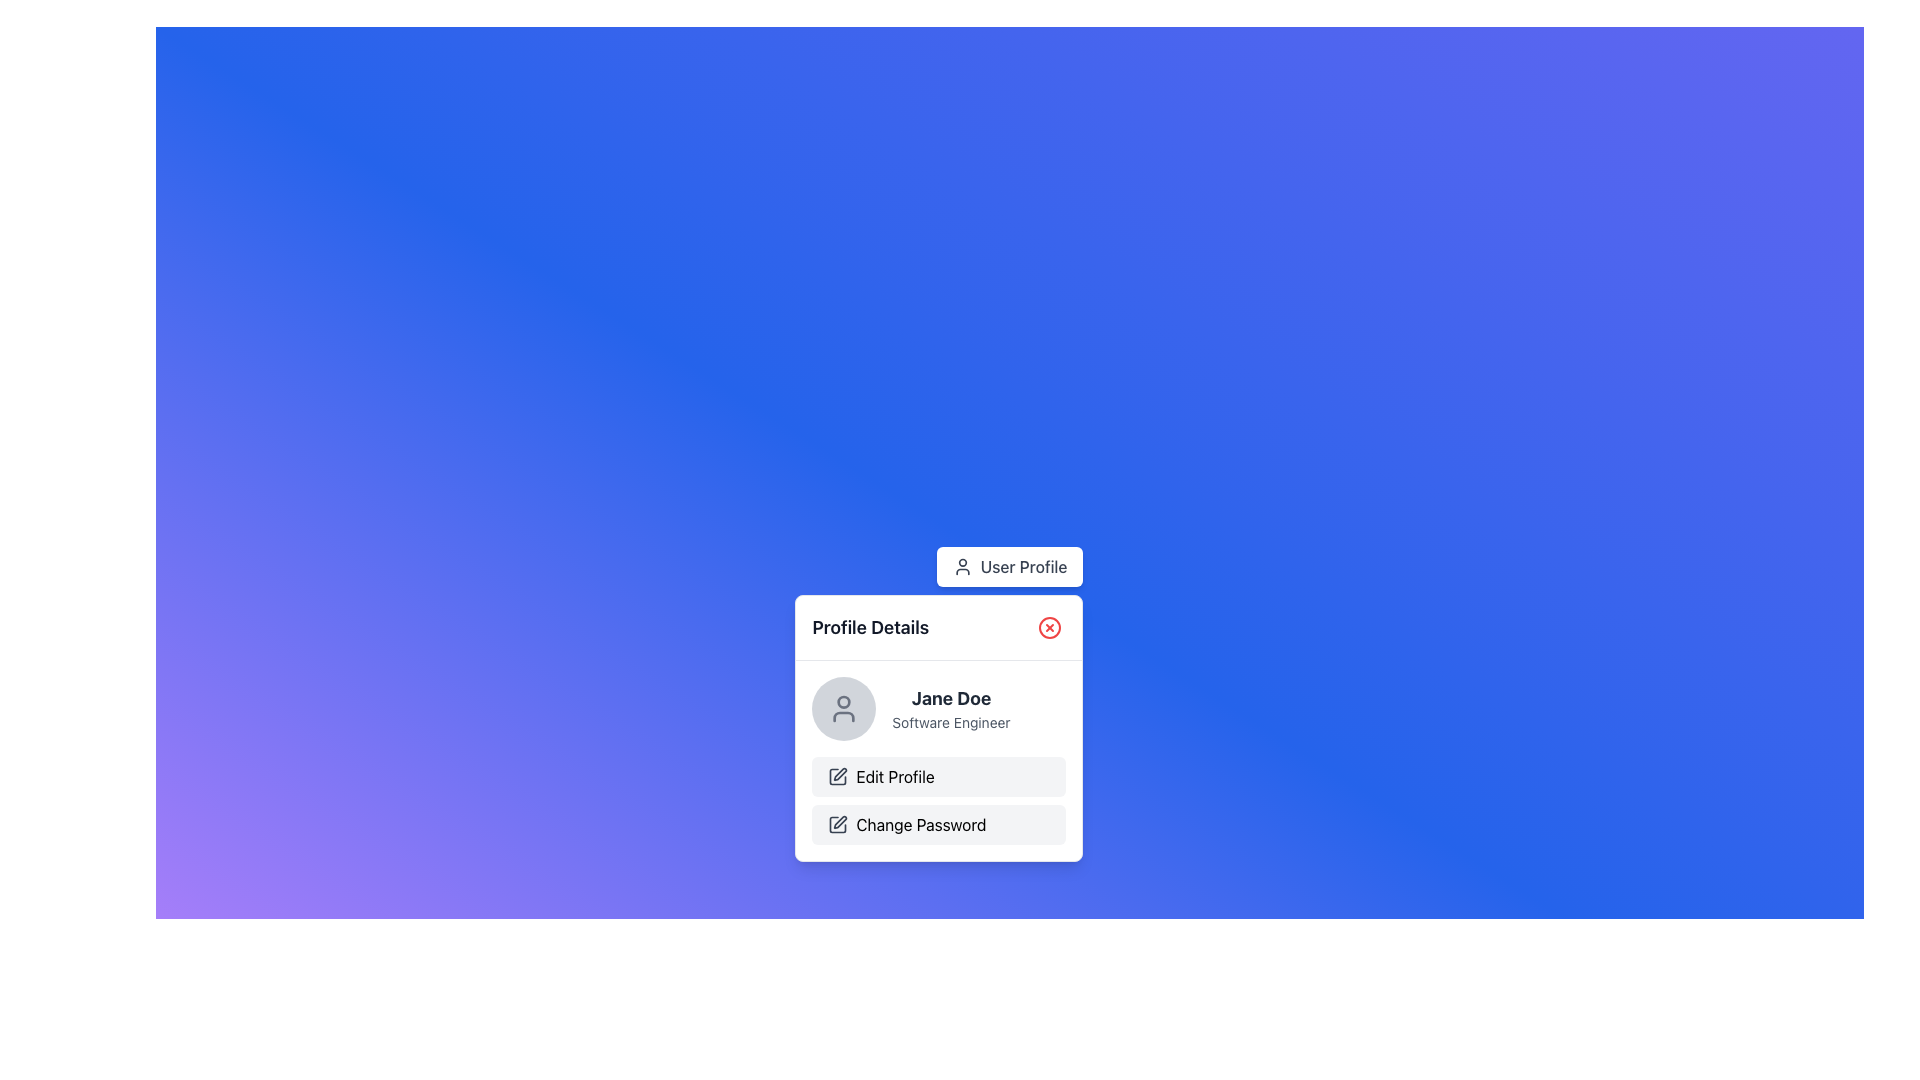  I want to click on the vertical group of action buttons located within the 'Profile Details' card, so click(938, 800).